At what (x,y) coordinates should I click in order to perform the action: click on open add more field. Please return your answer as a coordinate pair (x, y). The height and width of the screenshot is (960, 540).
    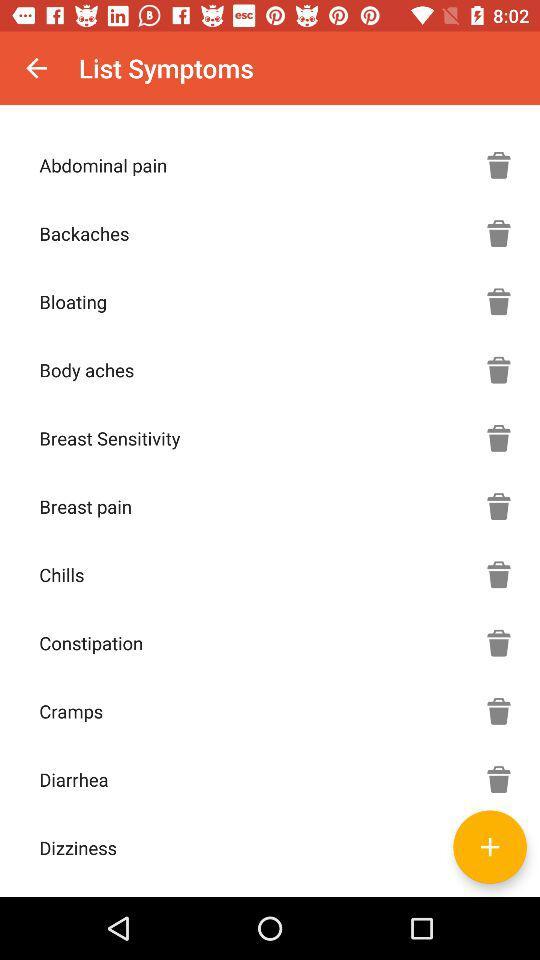
    Looking at the image, I should click on (489, 846).